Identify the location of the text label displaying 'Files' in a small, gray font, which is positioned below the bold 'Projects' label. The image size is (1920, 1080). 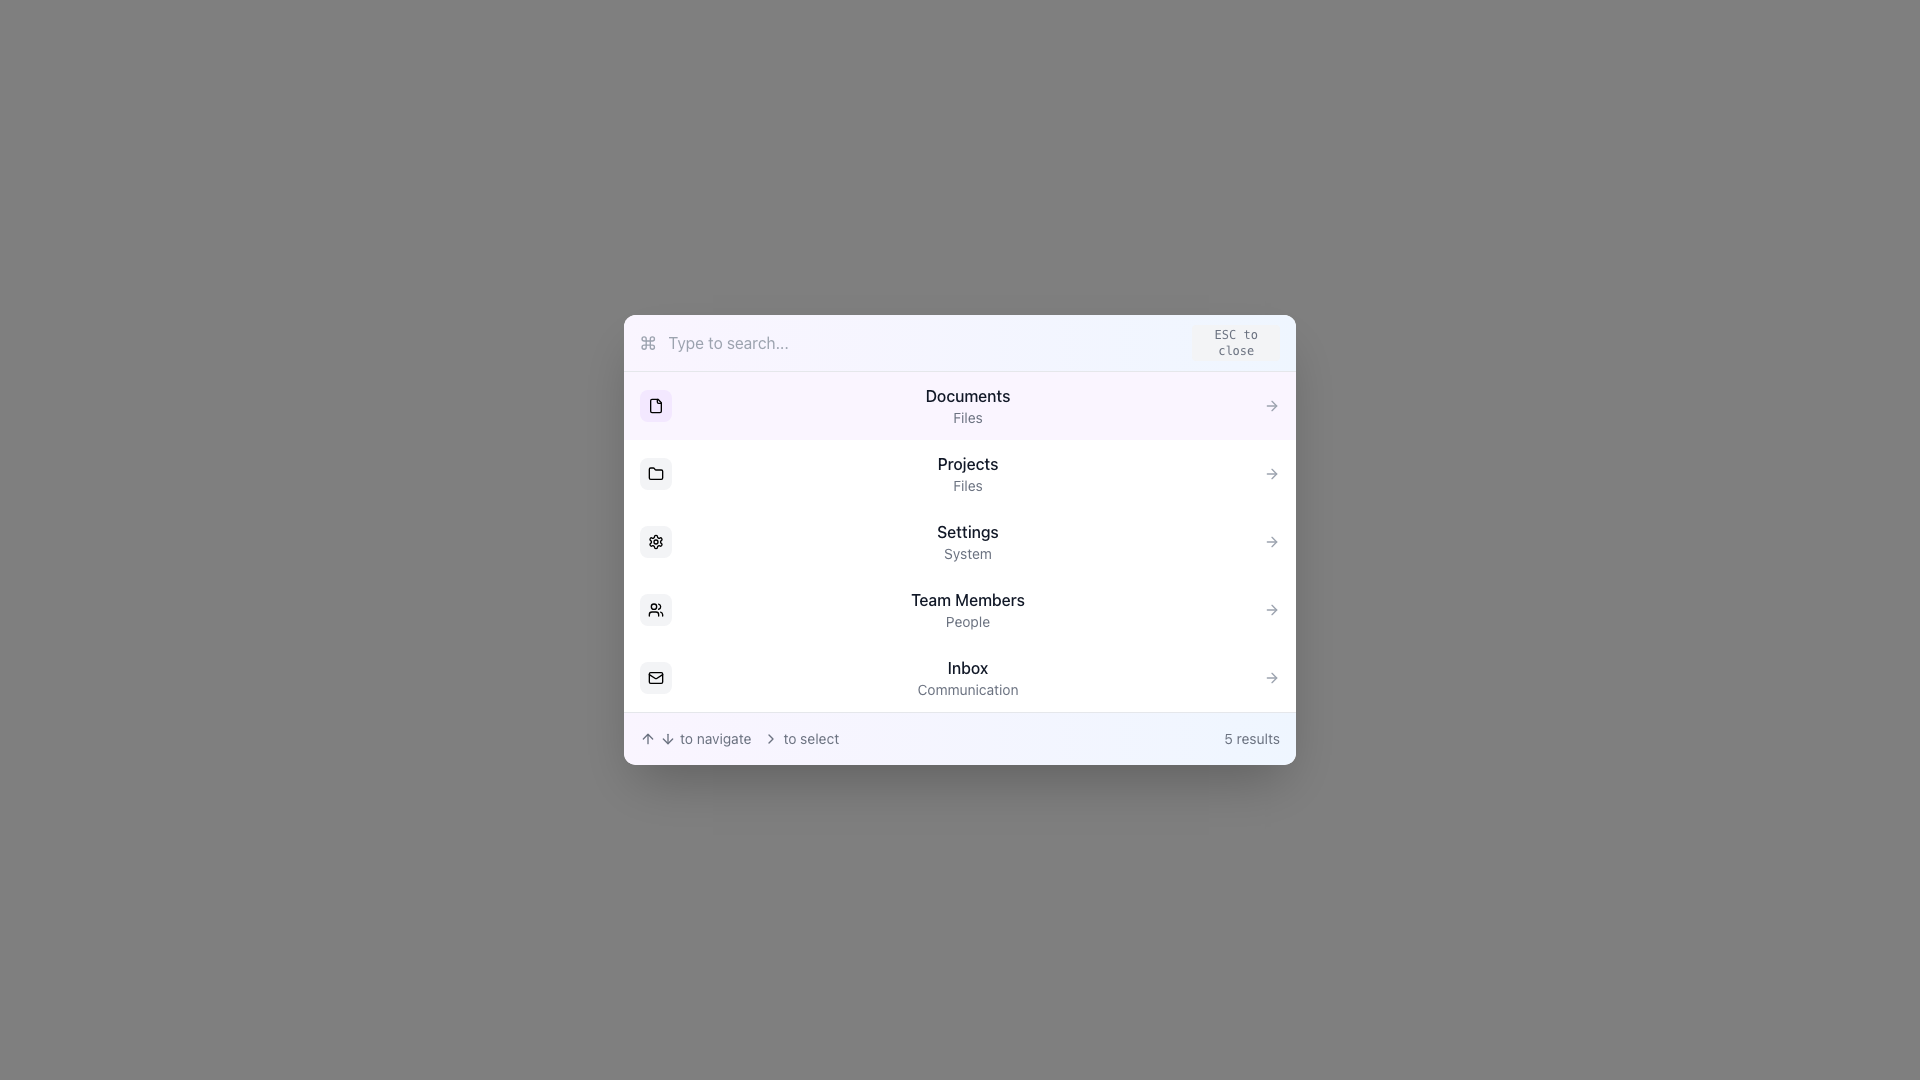
(968, 486).